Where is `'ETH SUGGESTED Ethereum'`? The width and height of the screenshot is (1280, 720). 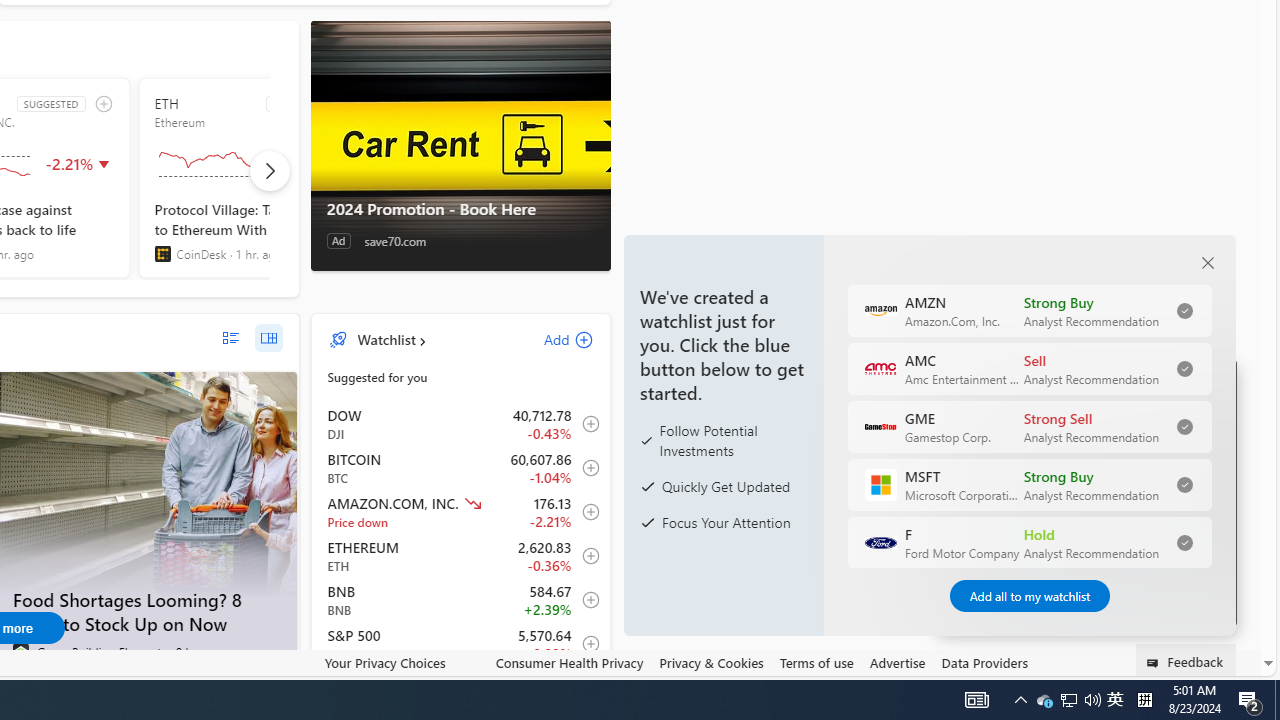
'ETH SUGGESTED Ethereum' is located at coordinates (257, 177).